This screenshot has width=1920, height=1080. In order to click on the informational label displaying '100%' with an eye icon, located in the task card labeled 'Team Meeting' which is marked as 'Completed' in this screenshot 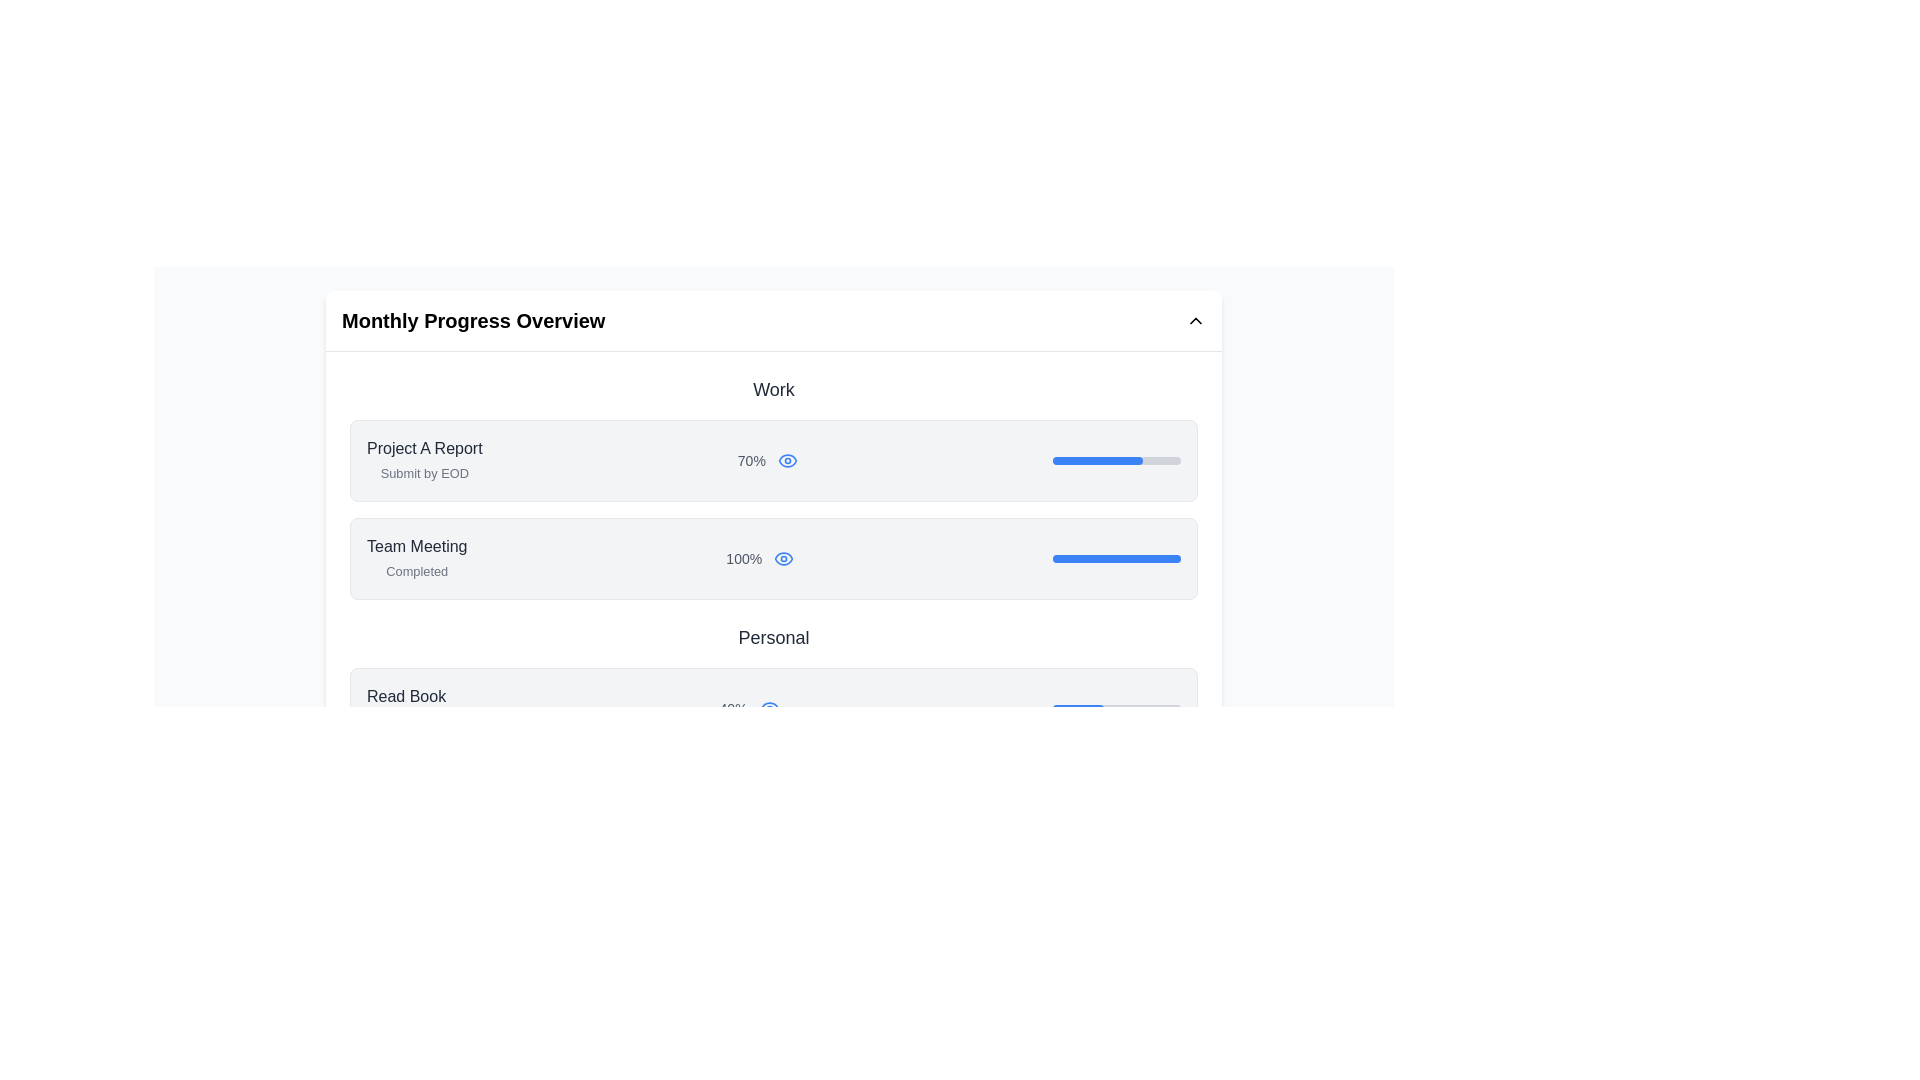, I will do `click(759, 559)`.